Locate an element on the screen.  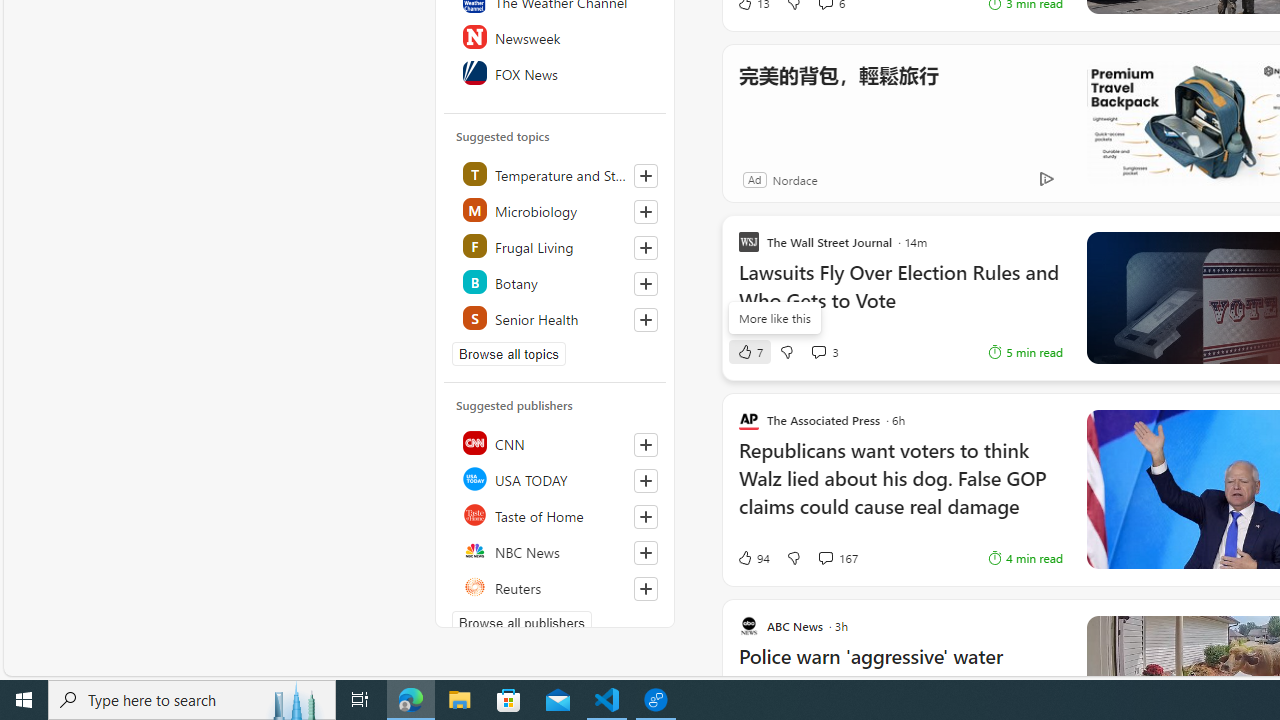
'Lawsuits Fly Over Election Rules and Who Gets to Vote' is located at coordinates (899, 297).